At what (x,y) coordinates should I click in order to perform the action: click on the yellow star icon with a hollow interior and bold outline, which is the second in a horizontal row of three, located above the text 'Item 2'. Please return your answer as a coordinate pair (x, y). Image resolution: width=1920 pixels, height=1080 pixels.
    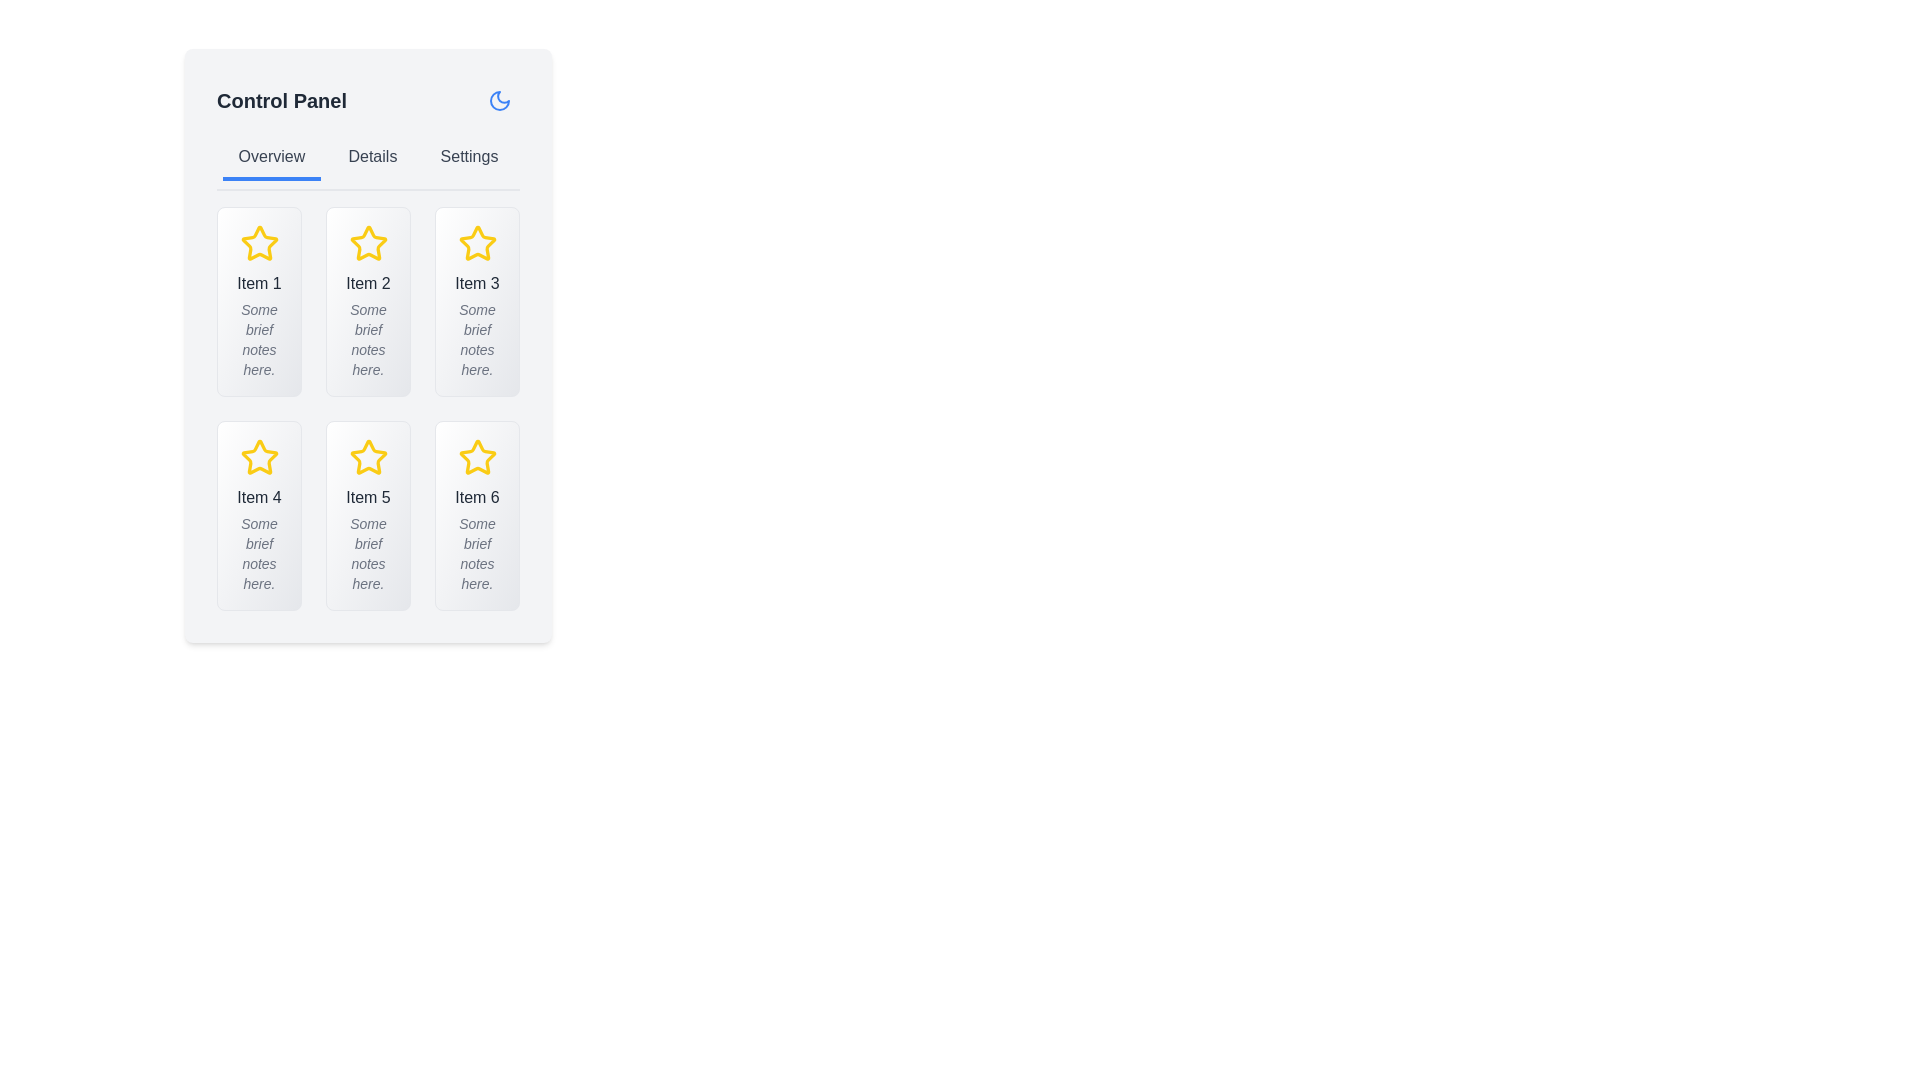
    Looking at the image, I should click on (368, 242).